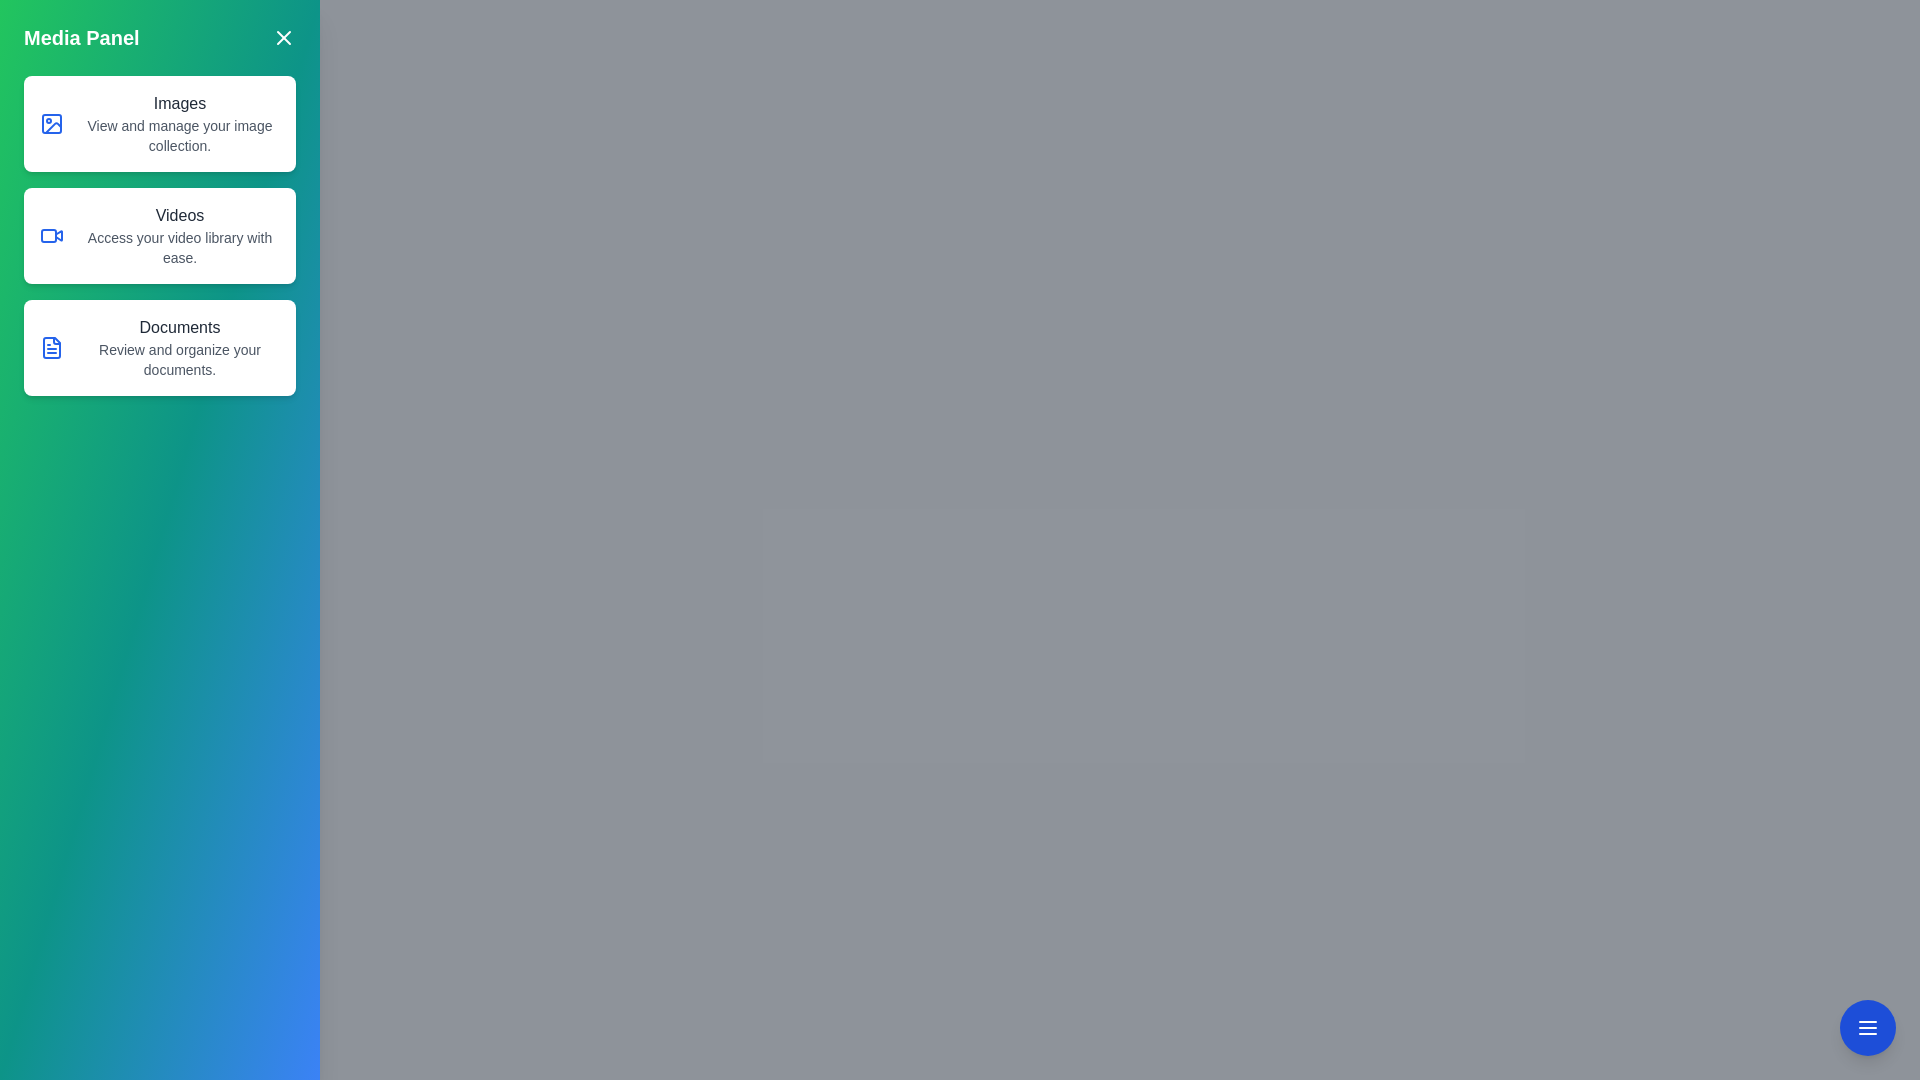 The height and width of the screenshot is (1080, 1920). I want to click on title 'Media Panel' from the section located at the top of the sidebar, which has a gradient background and includes a close button, so click(158, 38).